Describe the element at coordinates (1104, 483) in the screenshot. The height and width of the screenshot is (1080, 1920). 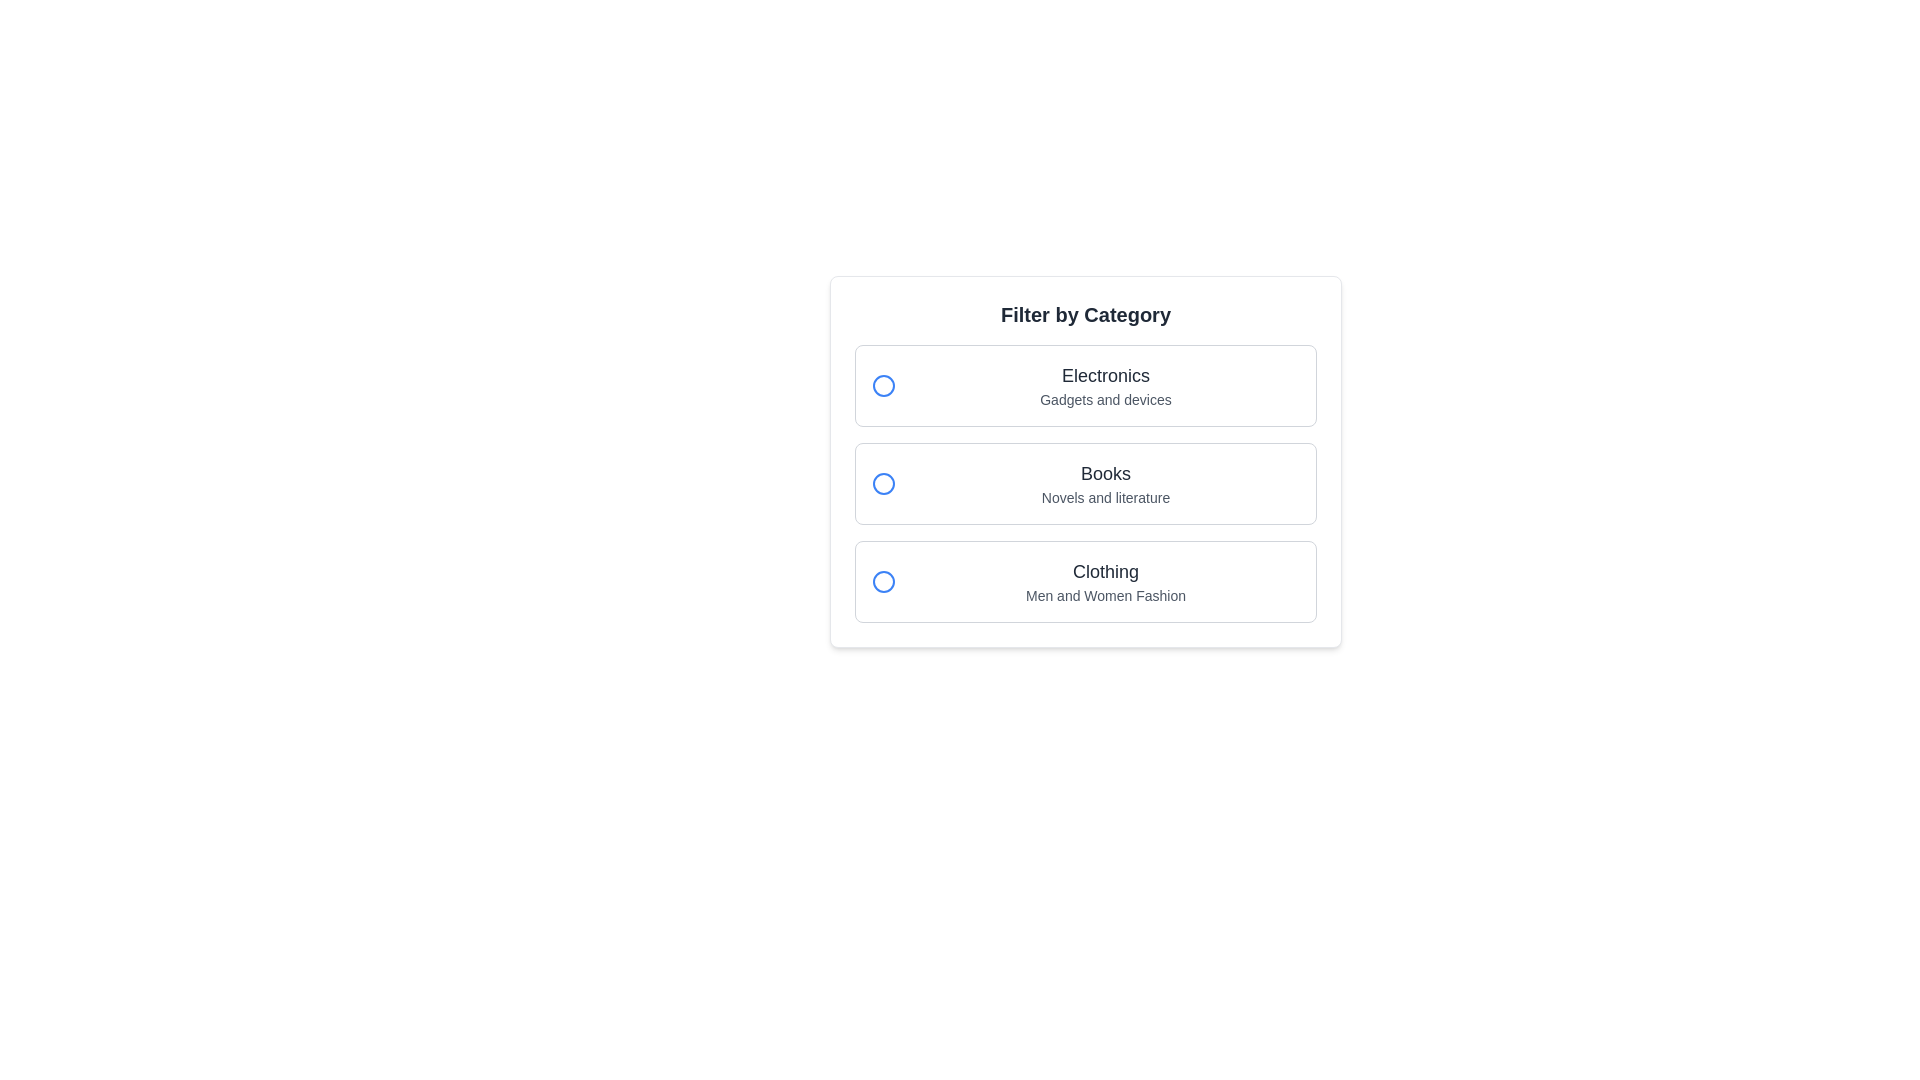
I see `the 'Books' text label, which is the second item in a vertically stacked selection list of categories` at that location.